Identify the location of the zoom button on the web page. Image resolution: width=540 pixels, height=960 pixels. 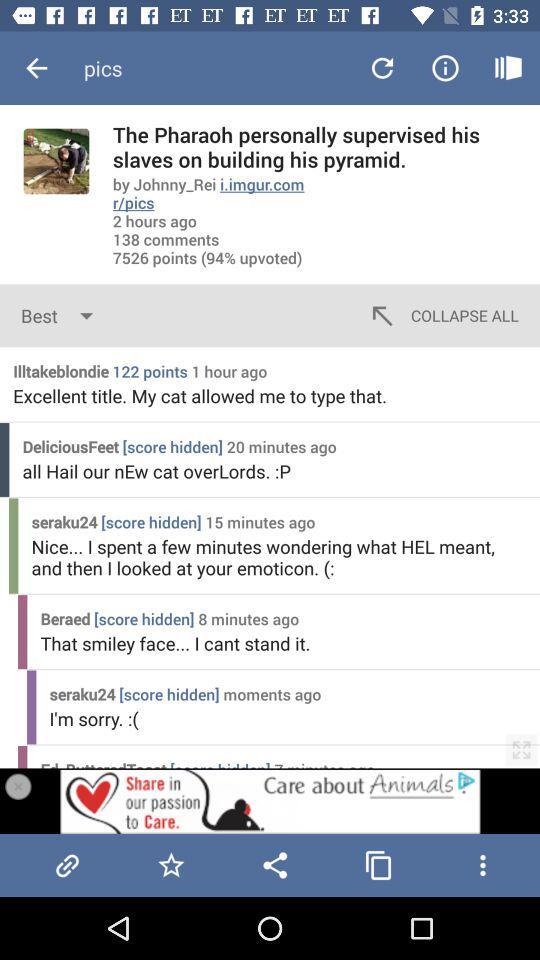
(521, 748).